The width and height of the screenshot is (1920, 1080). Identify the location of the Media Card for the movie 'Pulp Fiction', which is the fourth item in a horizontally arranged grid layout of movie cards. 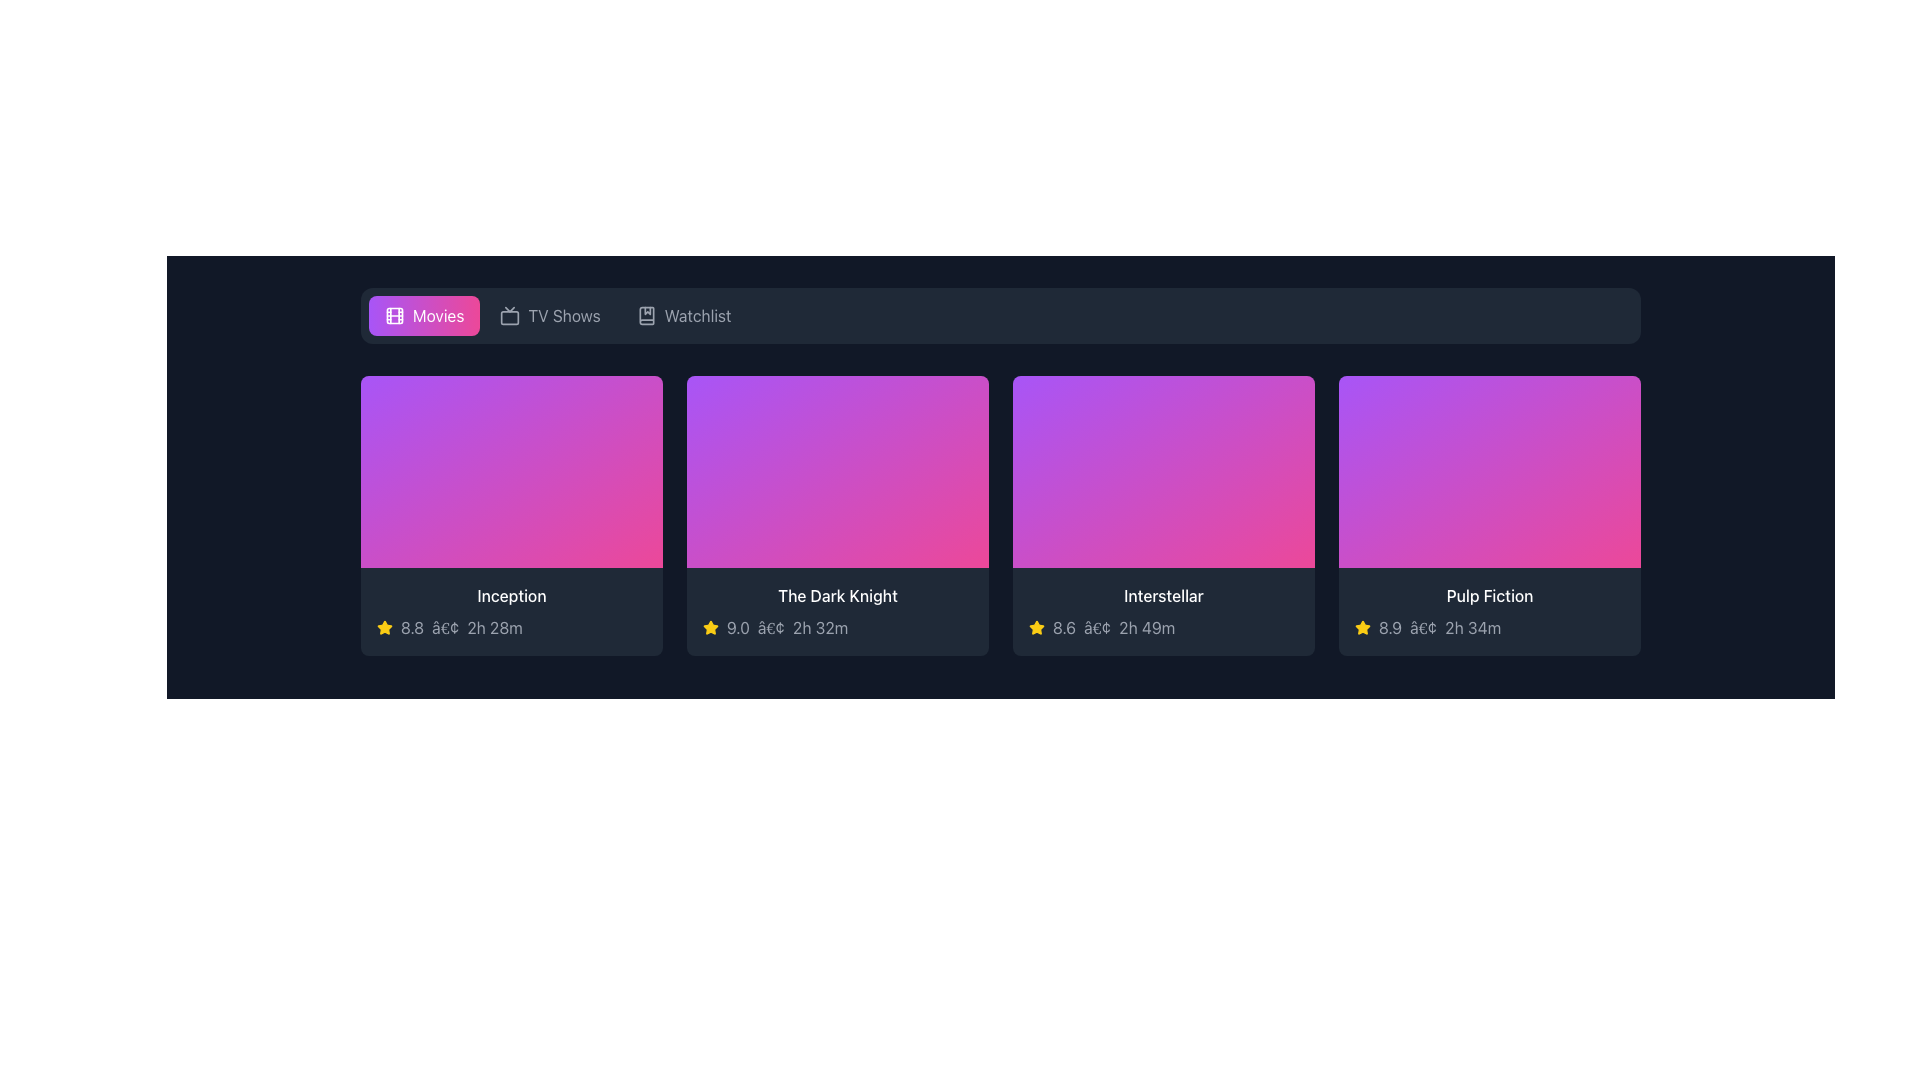
(1489, 515).